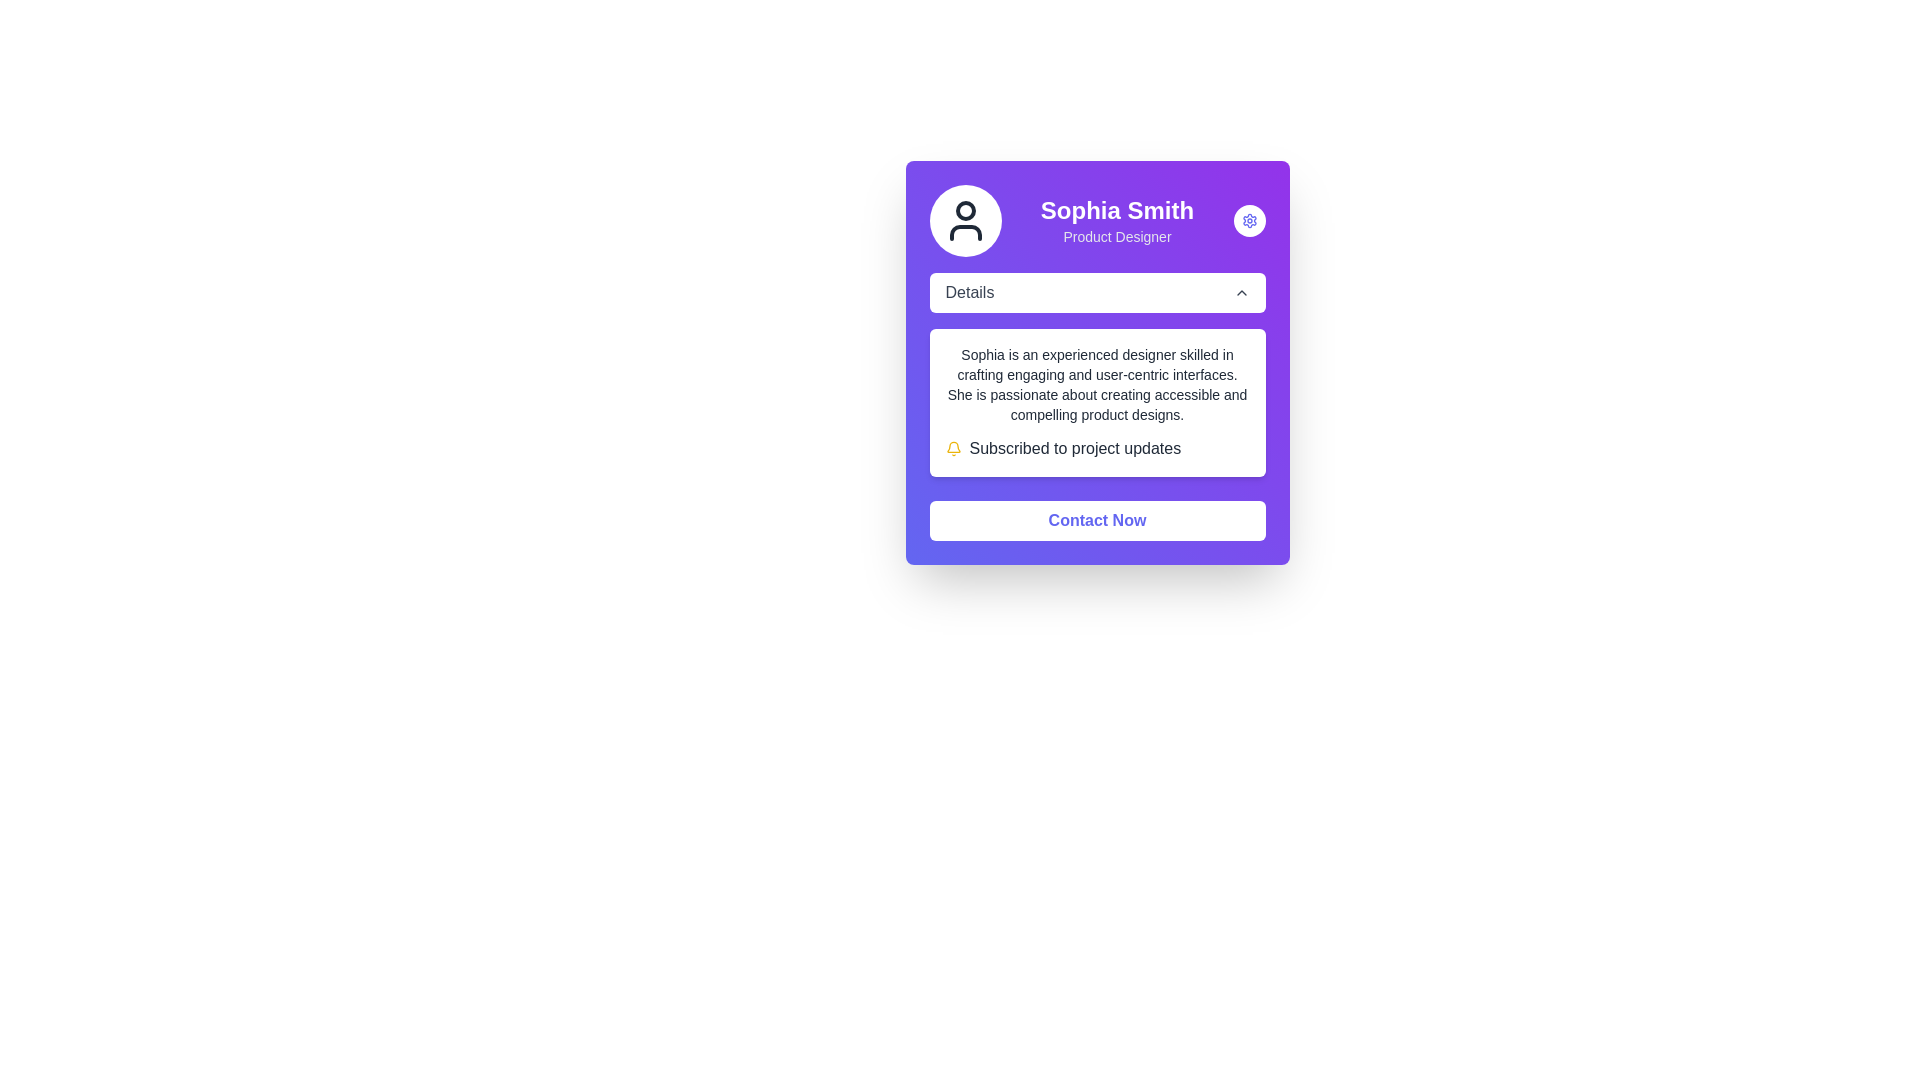 Image resolution: width=1920 pixels, height=1080 pixels. Describe the element at coordinates (1096, 220) in the screenshot. I see `the header text 'Sophia Smith'` at that location.